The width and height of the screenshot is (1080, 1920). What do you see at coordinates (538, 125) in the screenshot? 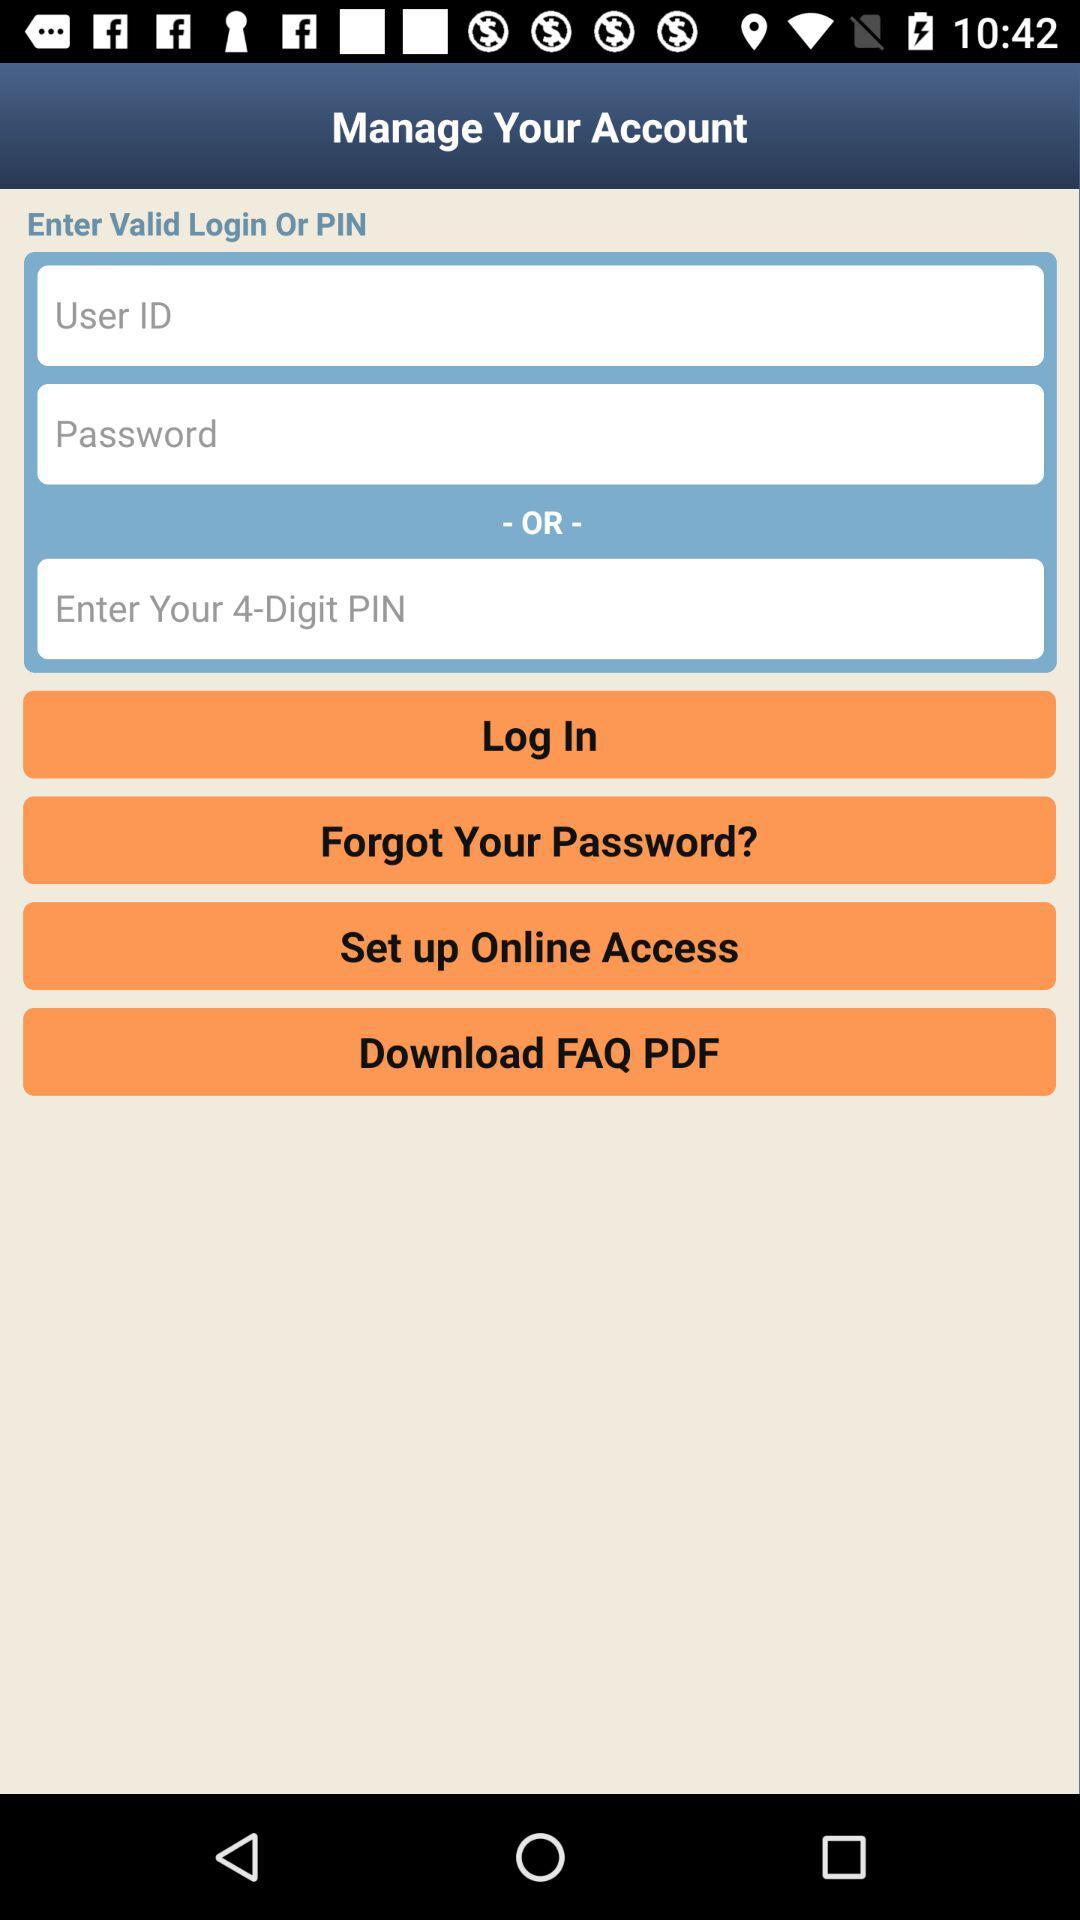
I see `manage your account item` at bounding box center [538, 125].